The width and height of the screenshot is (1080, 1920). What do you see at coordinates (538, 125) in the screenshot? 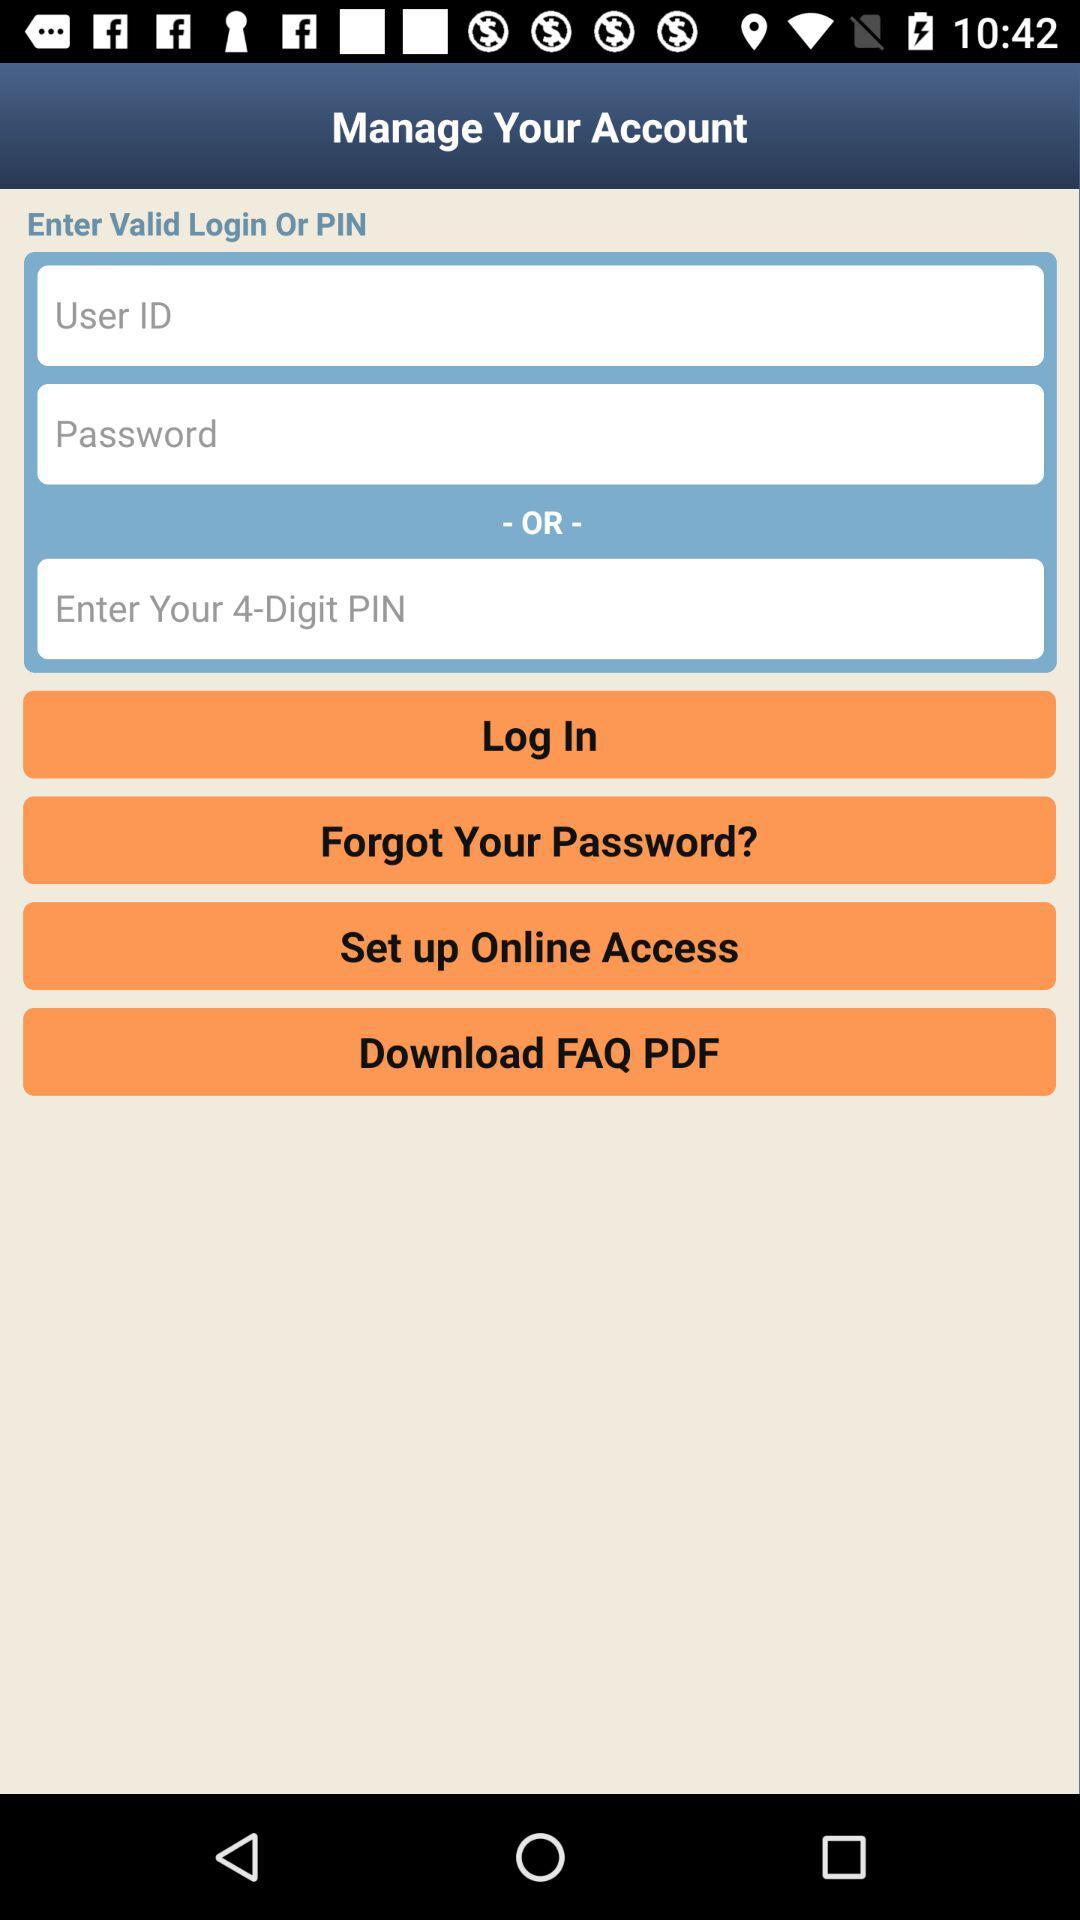
I see `manage your account item` at bounding box center [538, 125].